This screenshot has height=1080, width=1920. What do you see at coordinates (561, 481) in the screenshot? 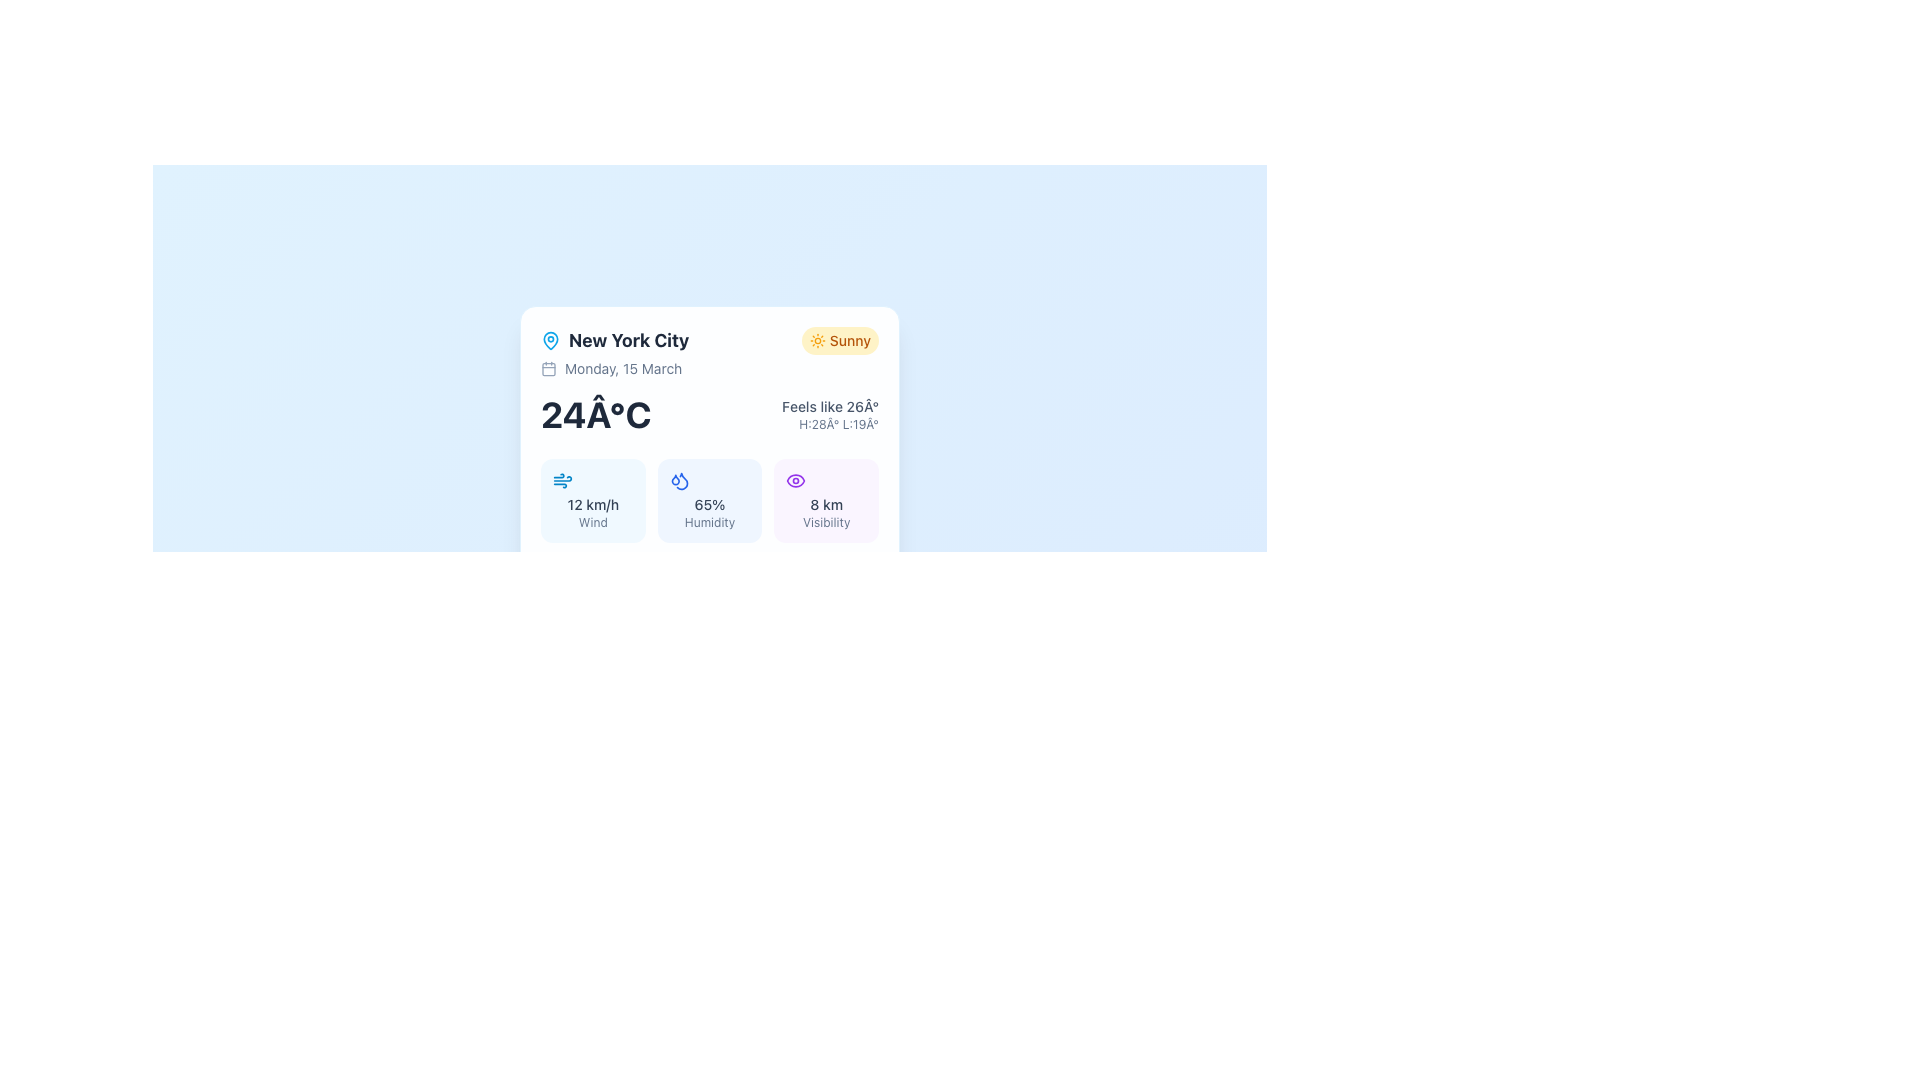
I see `the wind speed icon located in the upper left corner of the weather information card, which precedes the text '12 km/h Wind'` at bounding box center [561, 481].